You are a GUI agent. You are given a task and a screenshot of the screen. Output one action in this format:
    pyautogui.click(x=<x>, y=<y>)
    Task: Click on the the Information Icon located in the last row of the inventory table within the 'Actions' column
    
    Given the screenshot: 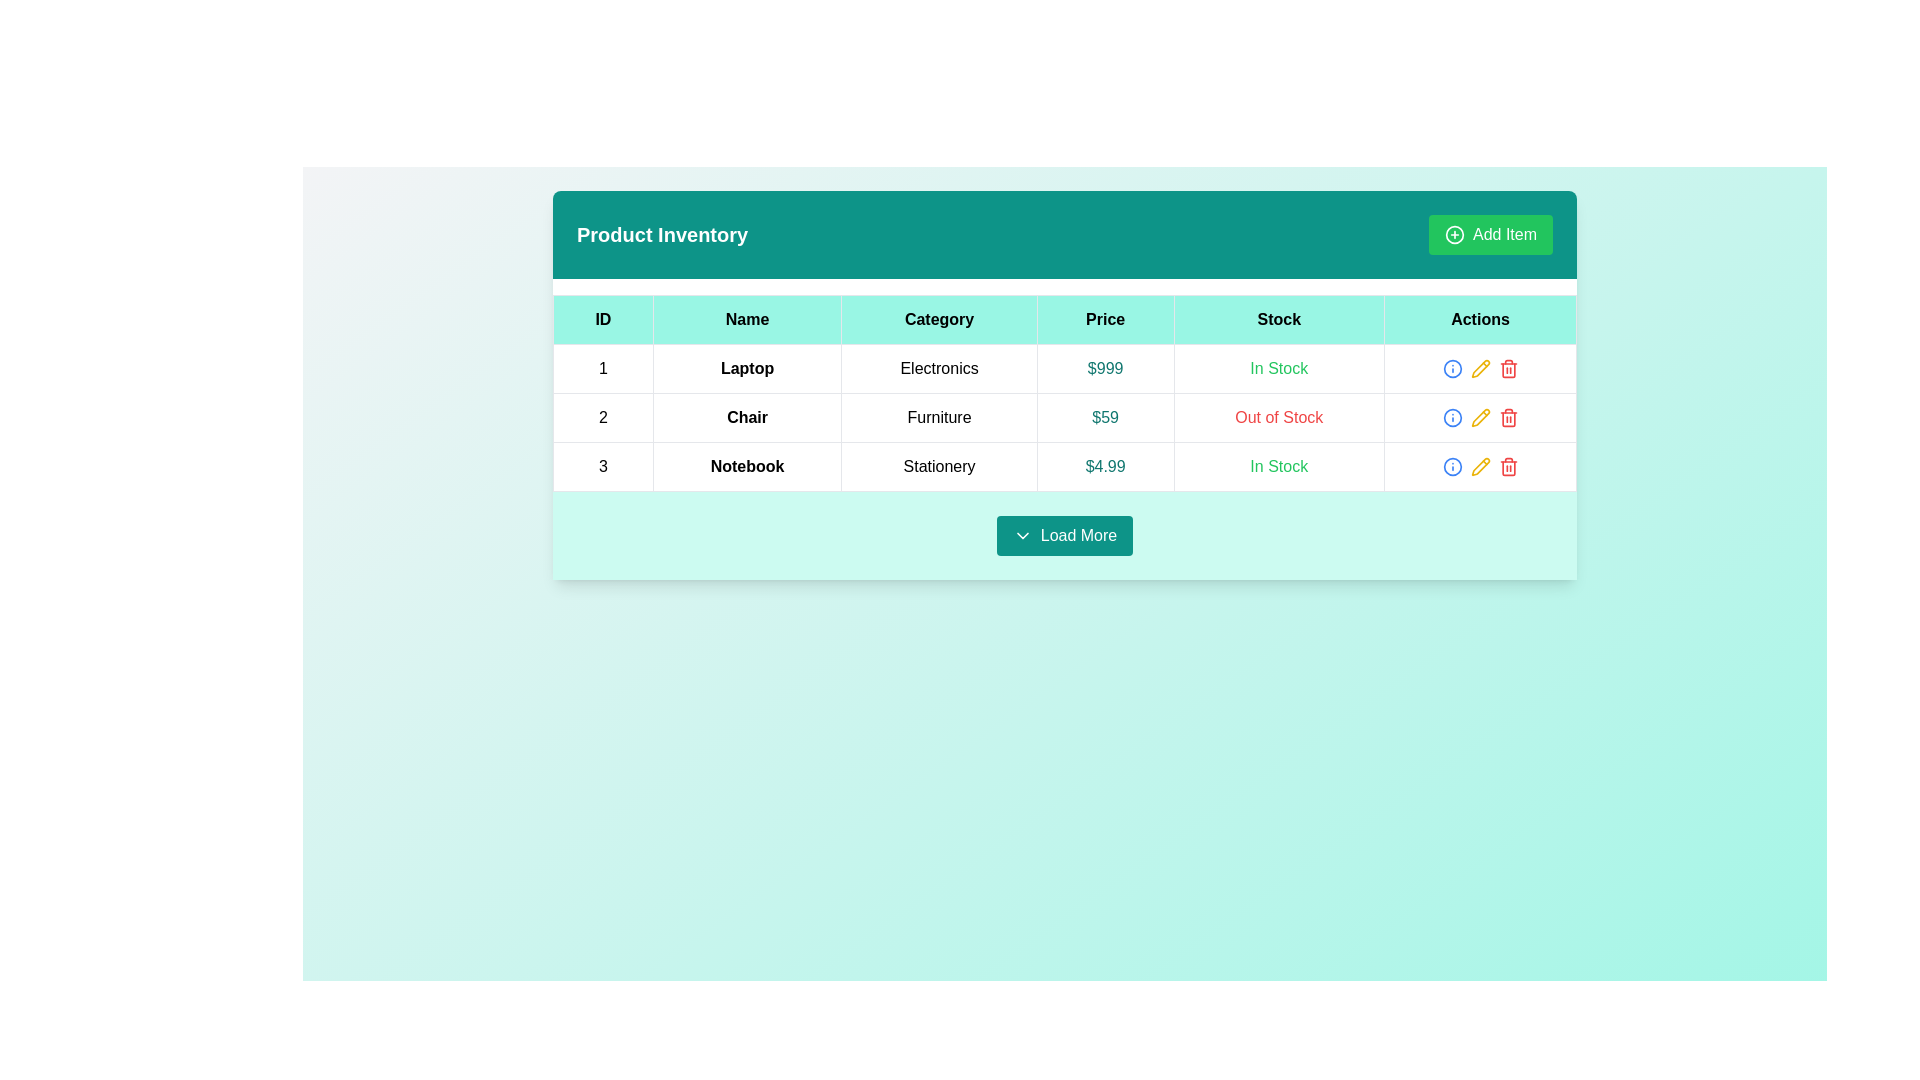 What is the action you would take?
    pyautogui.click(x=1452, y=416)
    